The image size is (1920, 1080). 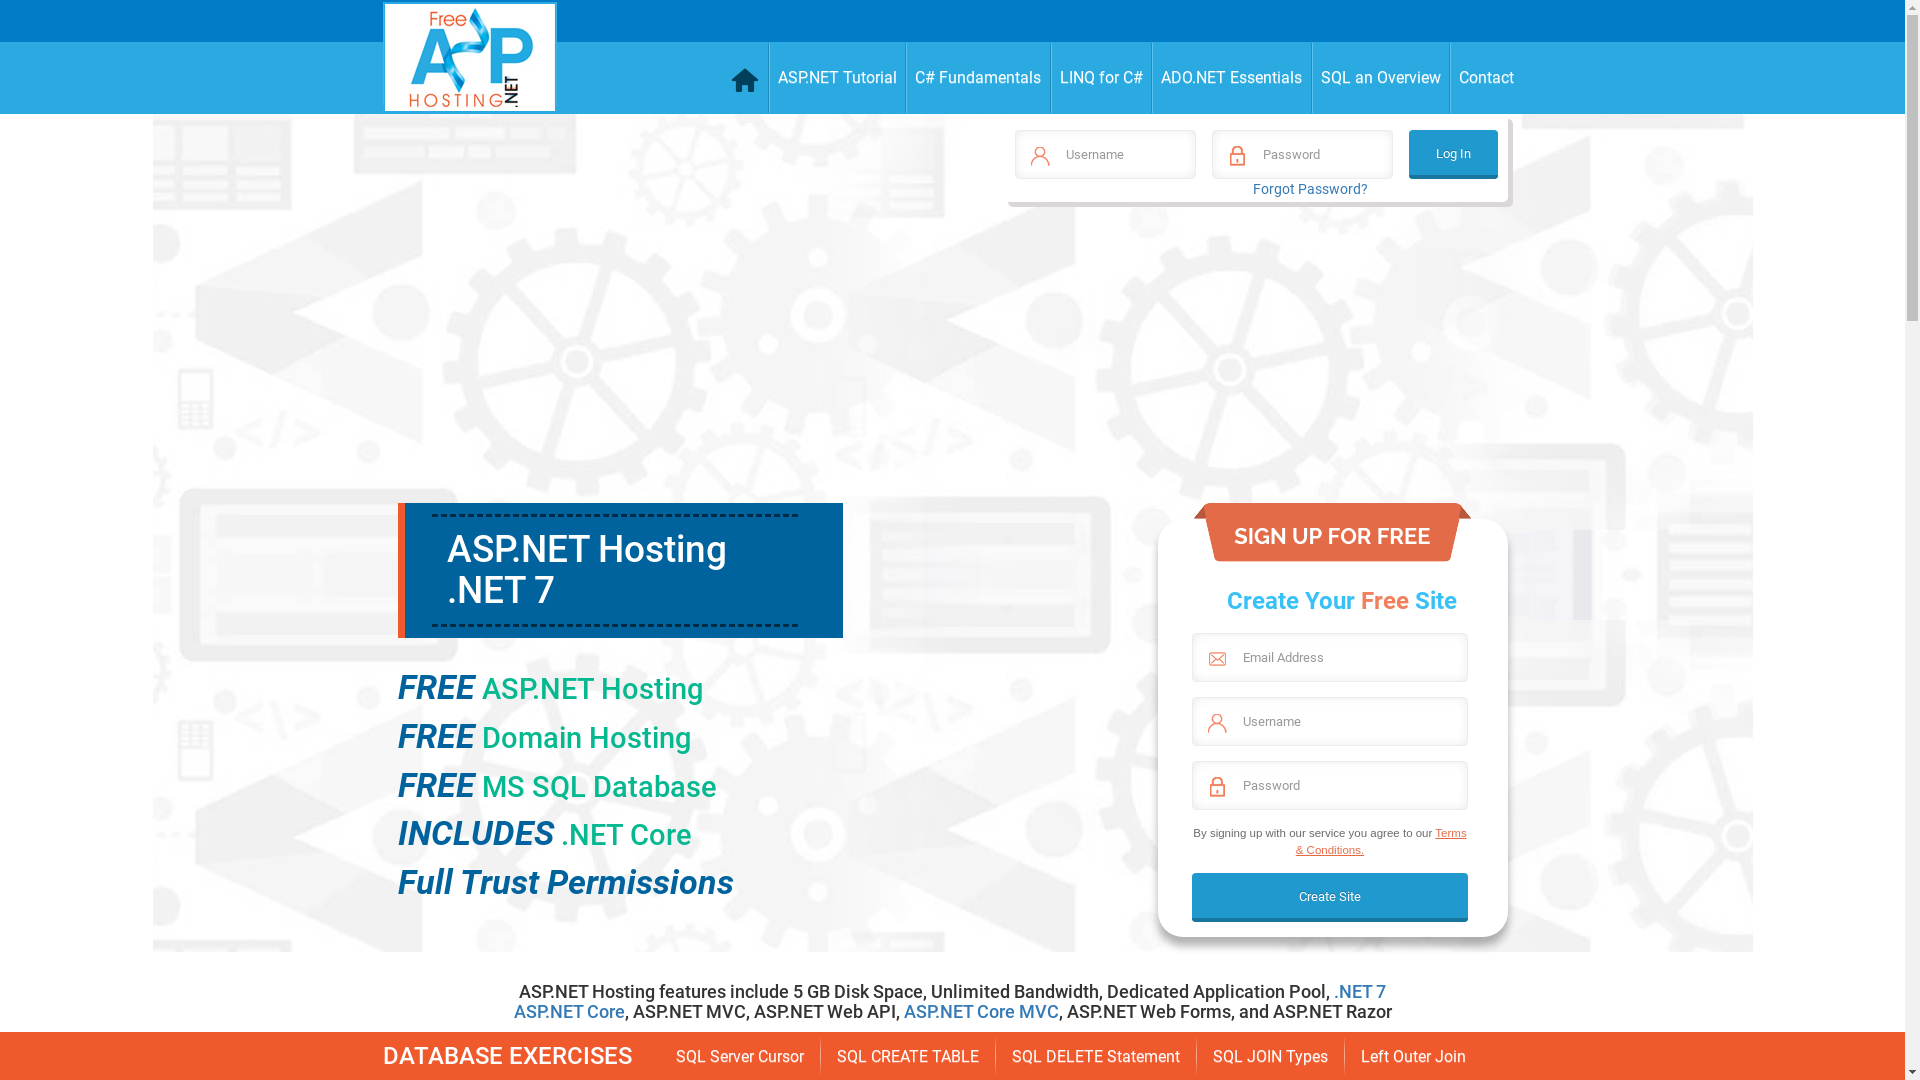 I want to click on 'ASP.NET Core', so click(x=568, y=1011).